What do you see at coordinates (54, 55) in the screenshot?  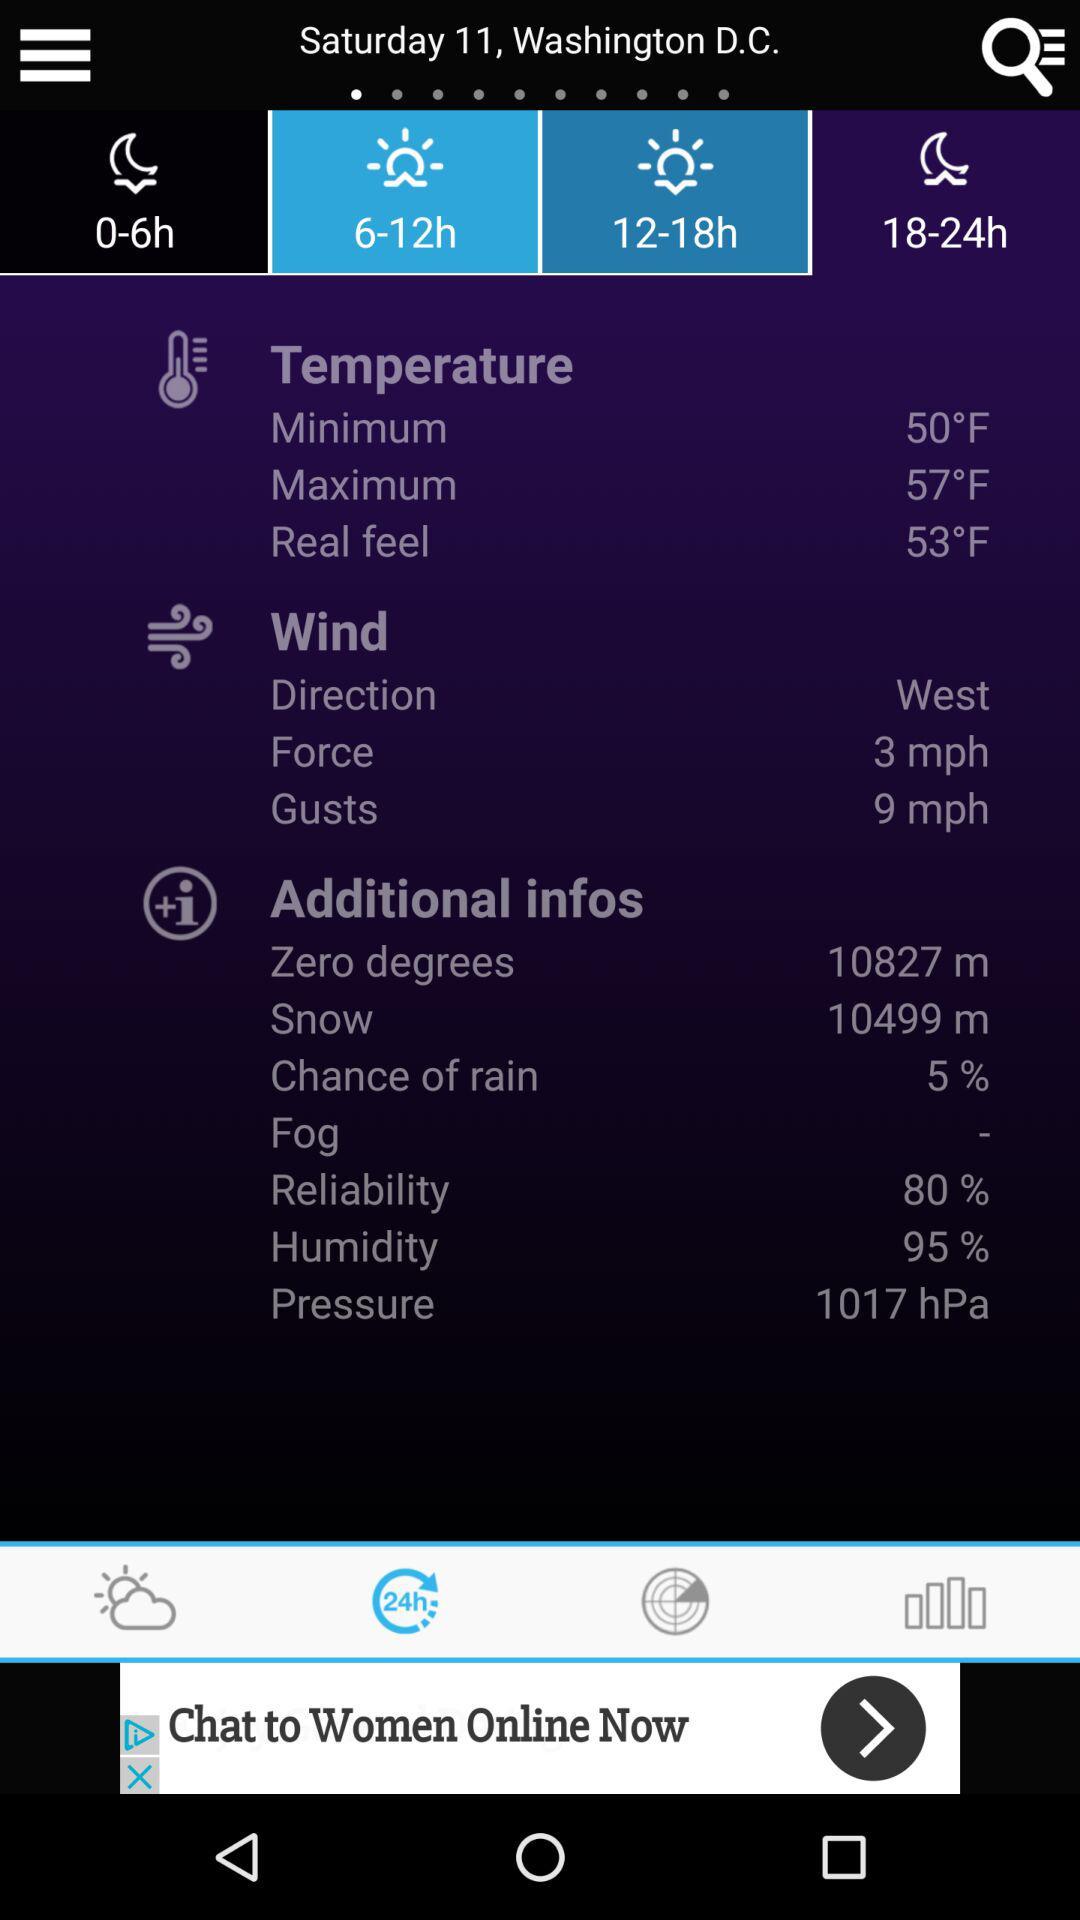 I see `menu` at bounding box center [54, 55].